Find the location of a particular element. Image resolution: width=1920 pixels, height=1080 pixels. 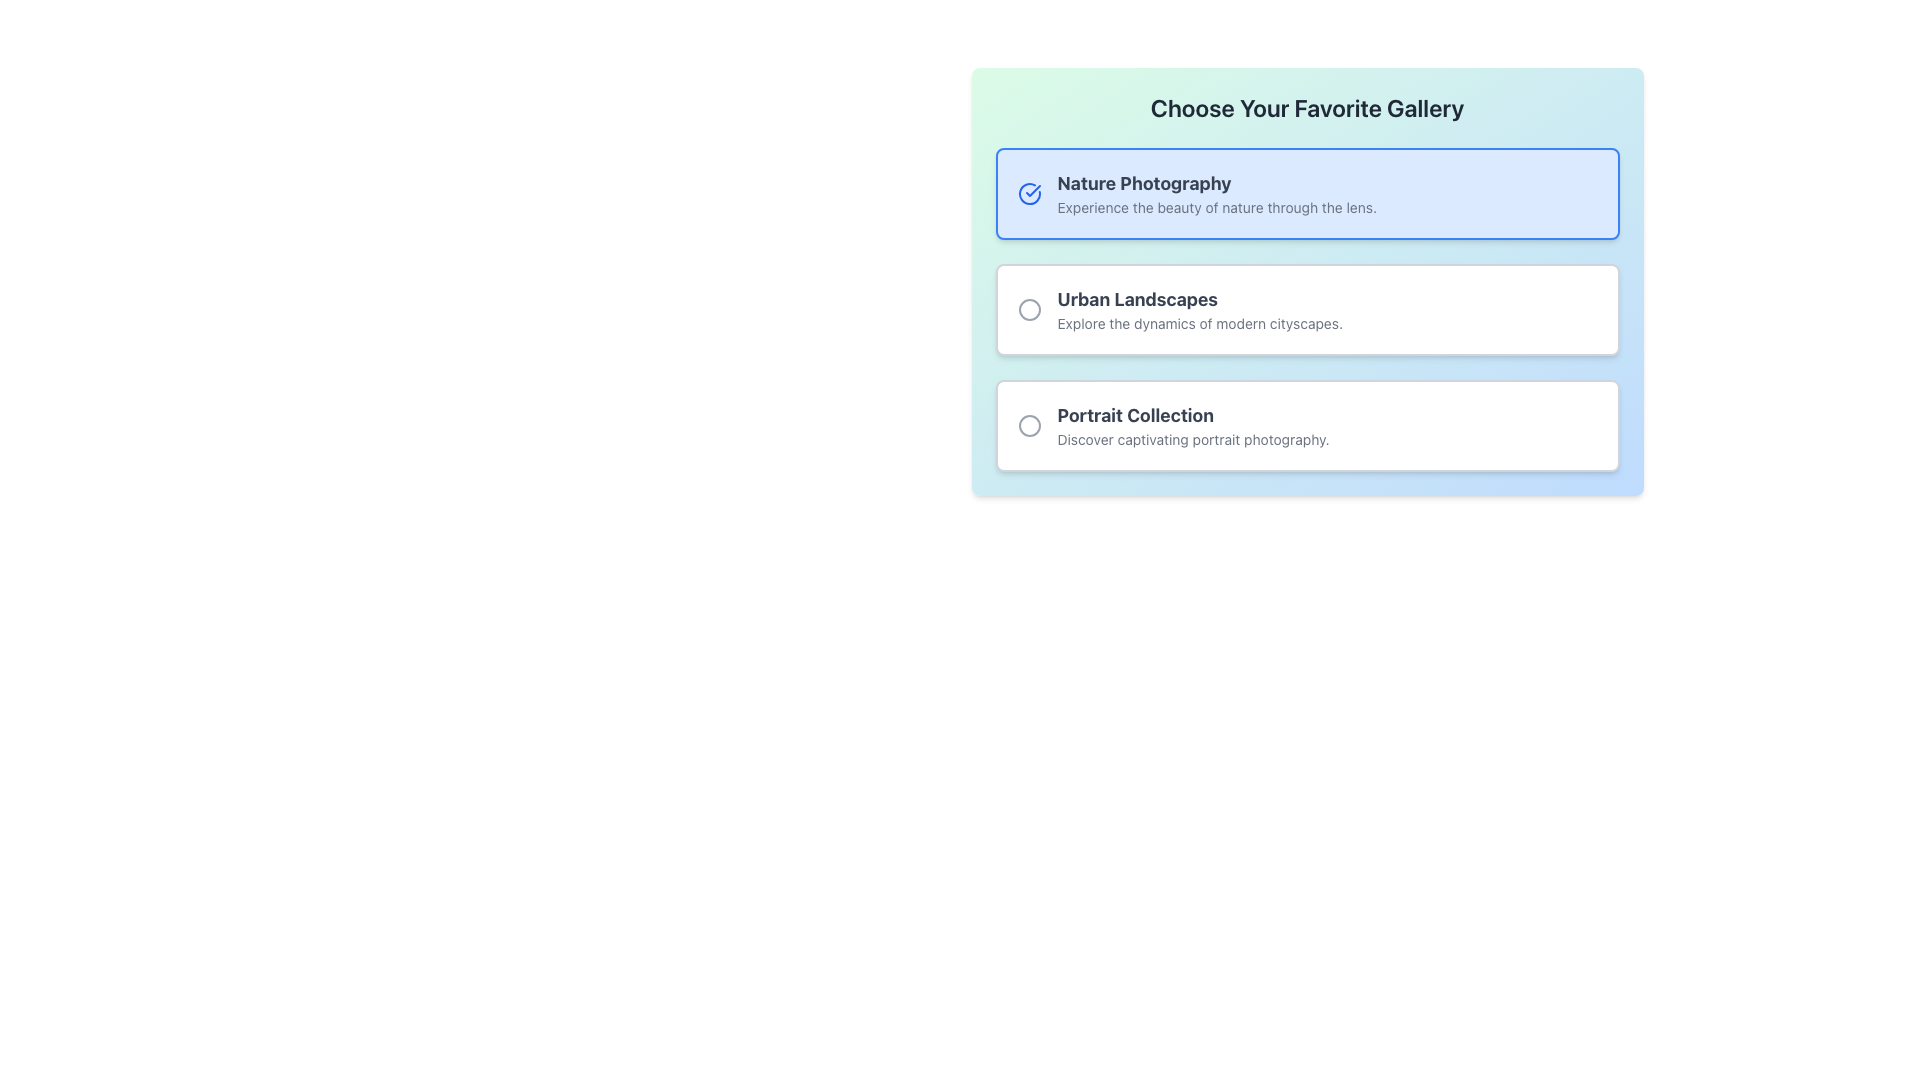

the small gray outlined circle icon located centrally within the 'Urban Landscapes' entry of the SVG graphic indicator is located at coordinates (1029, 424).